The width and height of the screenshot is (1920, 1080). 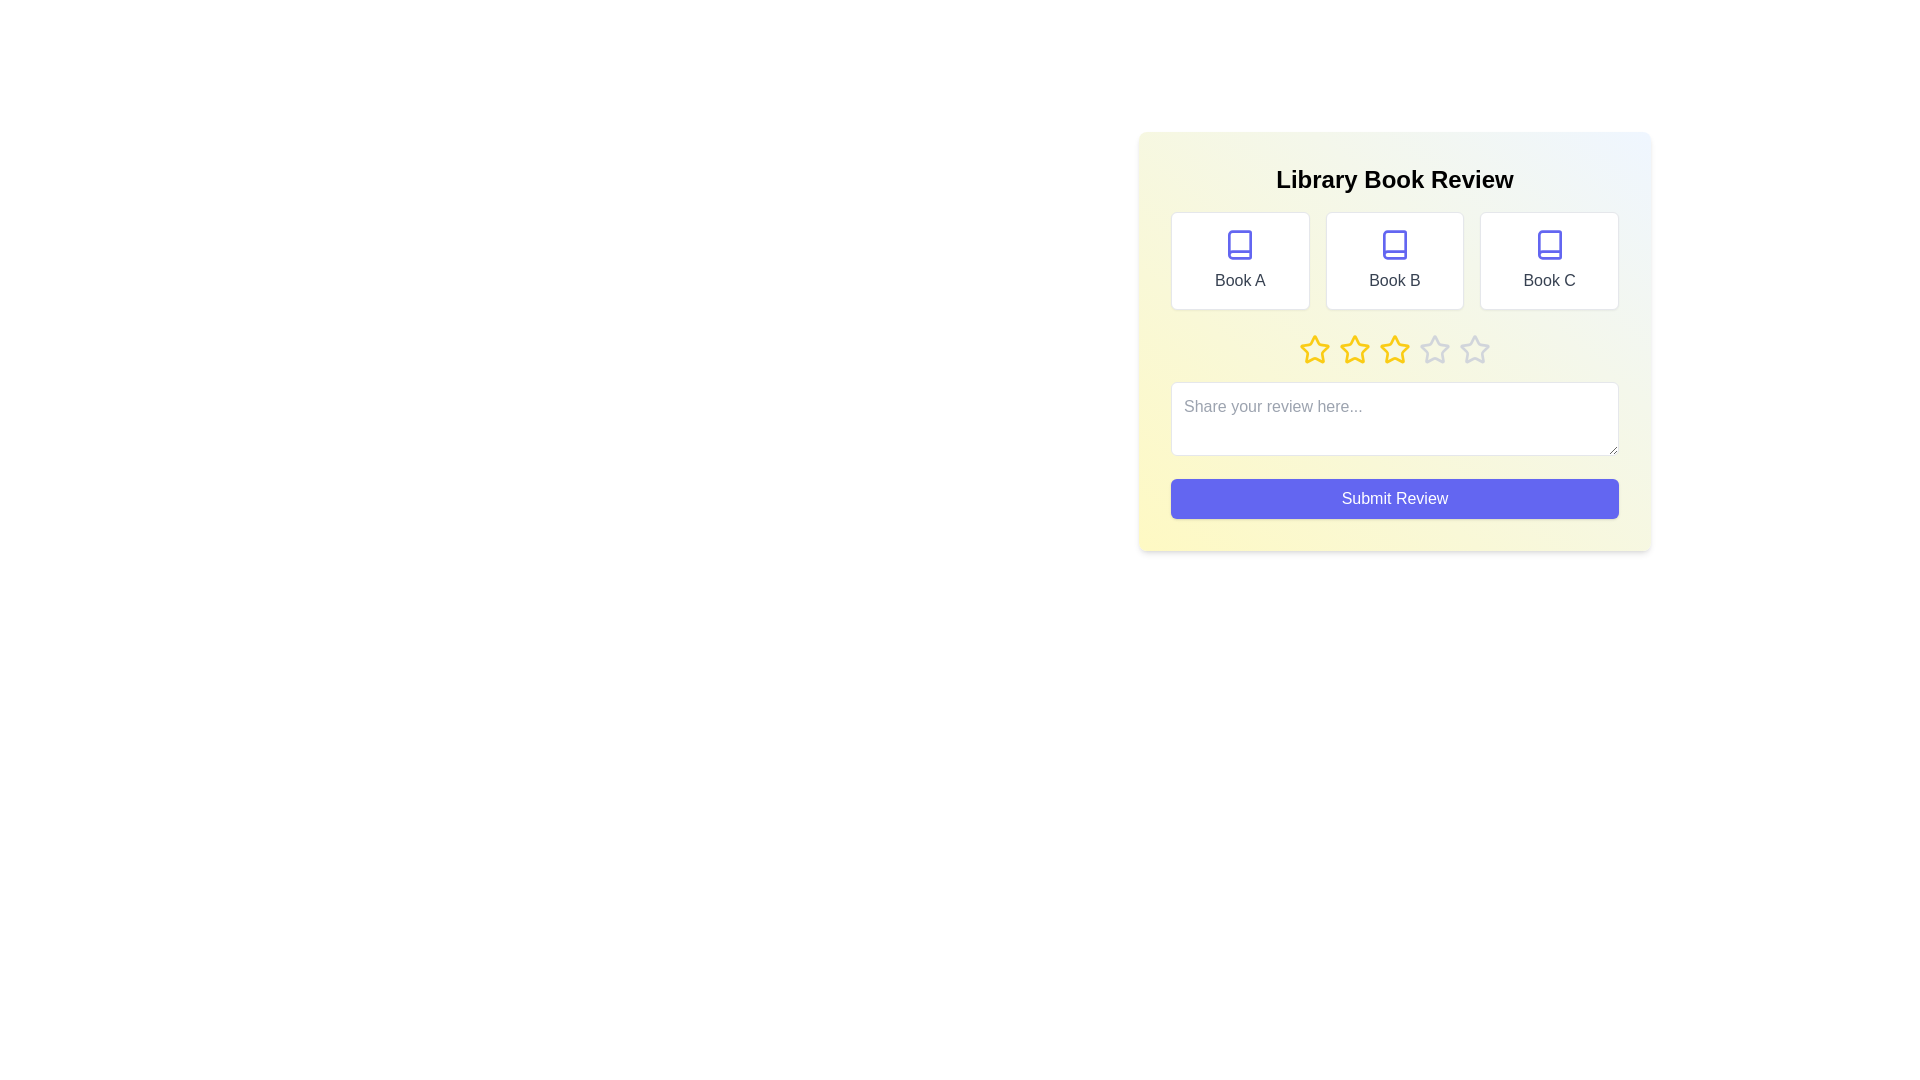 I want to click on the star corresponding to 1 to preview the rating, so click(x=1315, y=349).